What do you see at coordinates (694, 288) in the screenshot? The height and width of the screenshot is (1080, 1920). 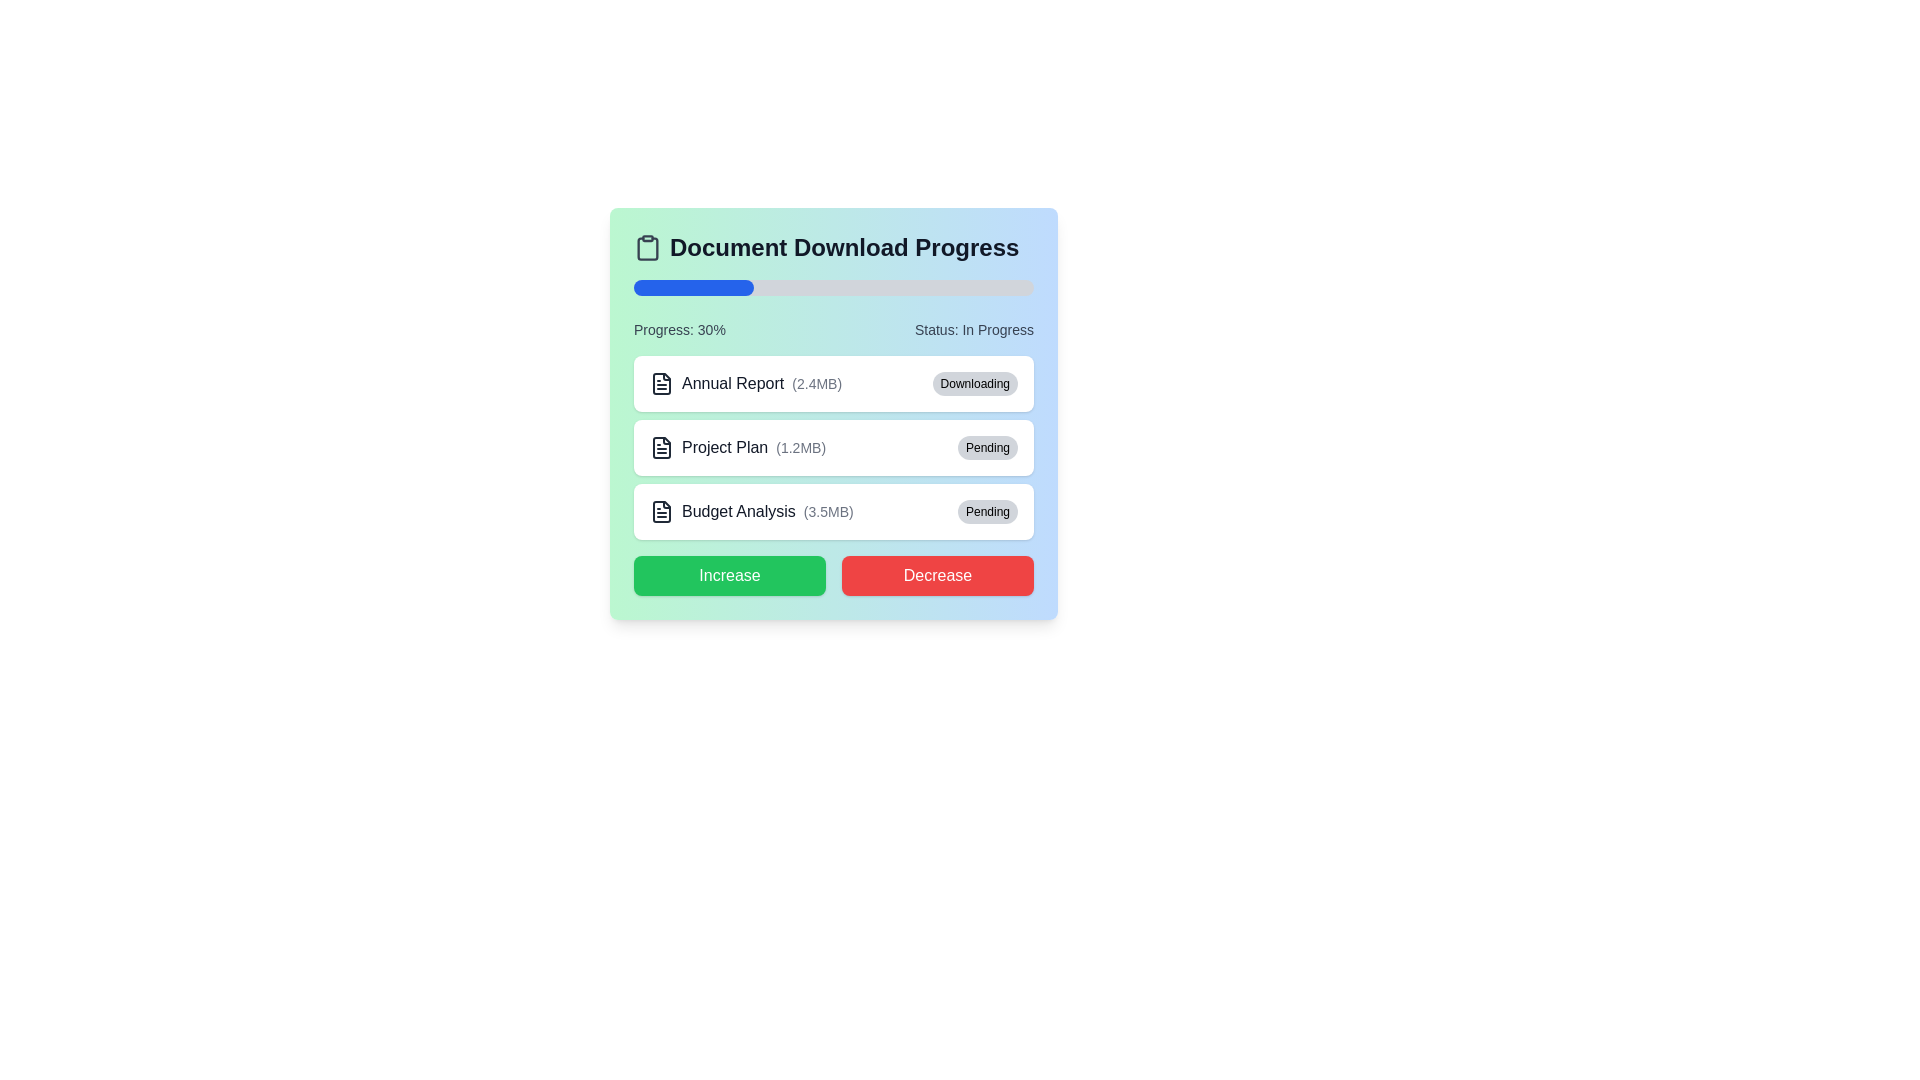 I see `the progress bar segment indicating 30% completion of document downloads, located near the top of the download progress panel` at bounding box center [694, 288].